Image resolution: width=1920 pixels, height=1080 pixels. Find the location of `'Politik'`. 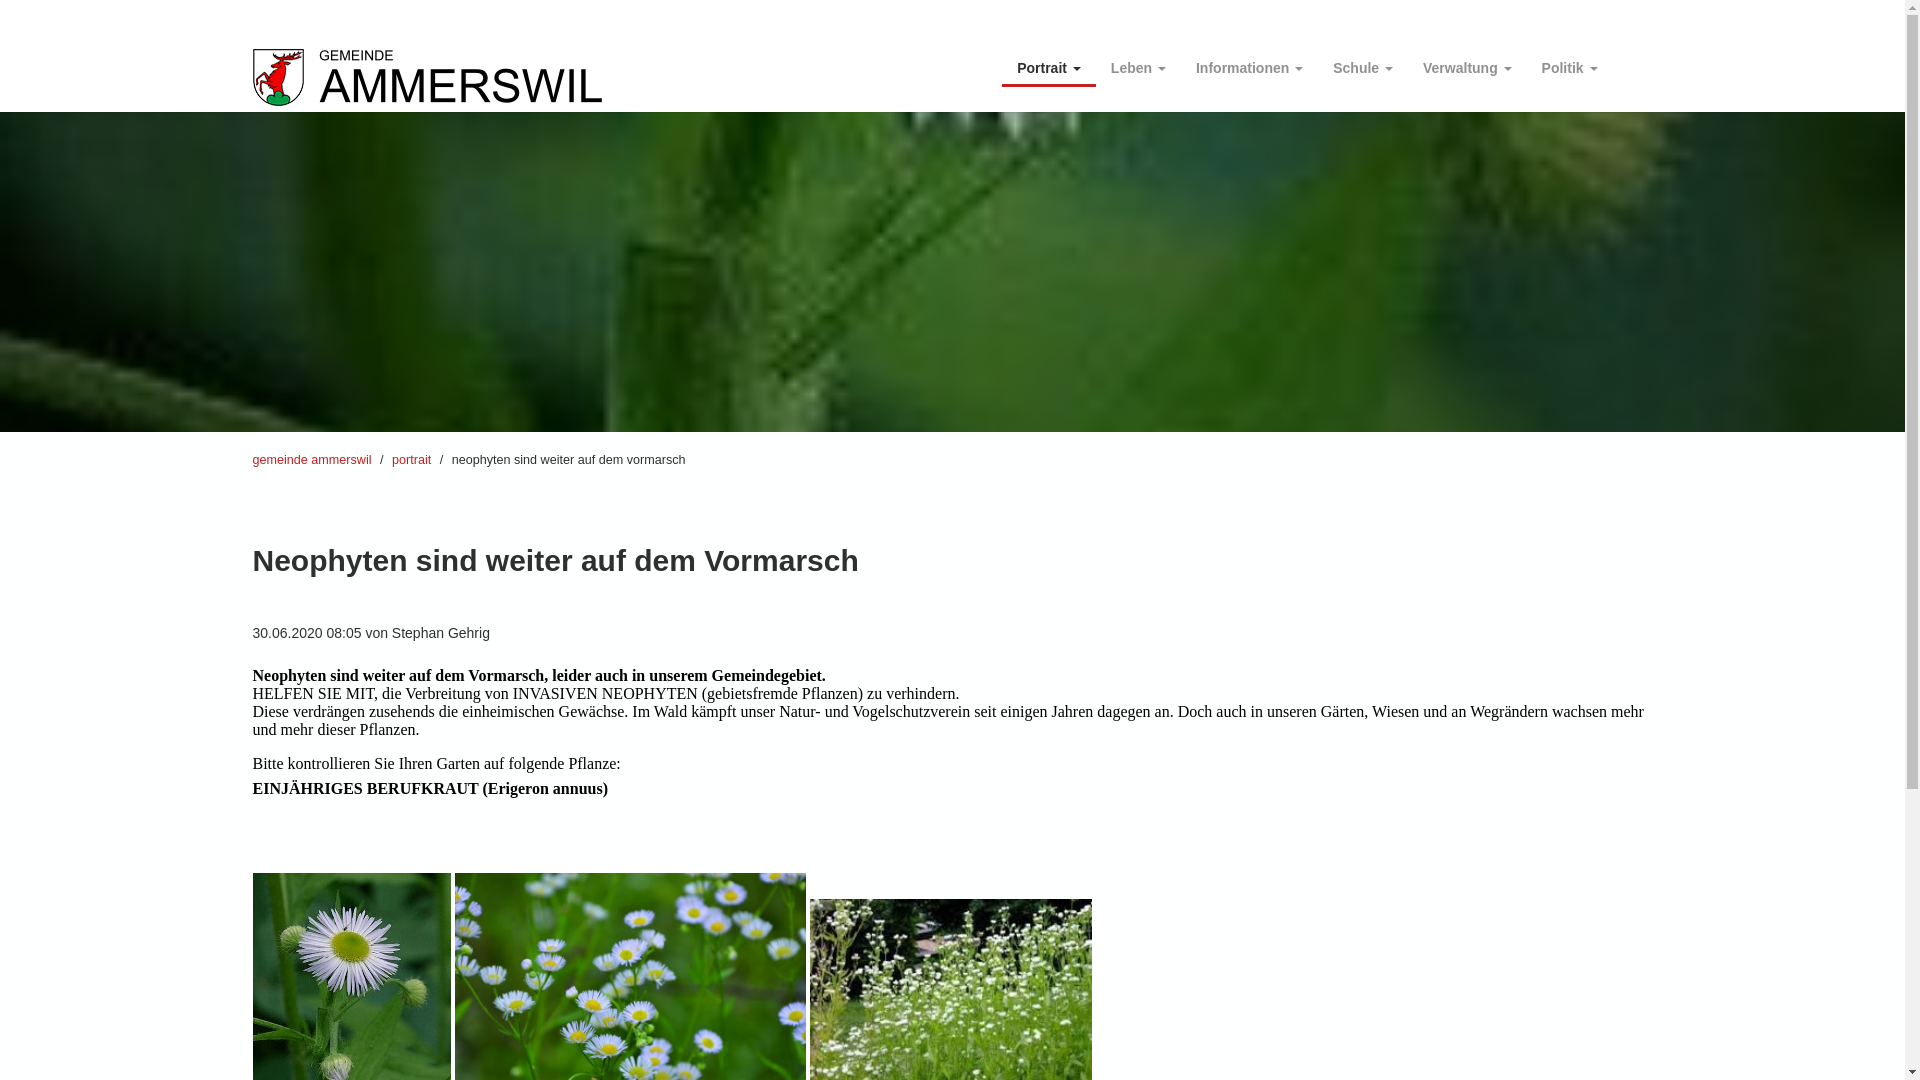

'Politik' is located at coordinates (1525, 62).